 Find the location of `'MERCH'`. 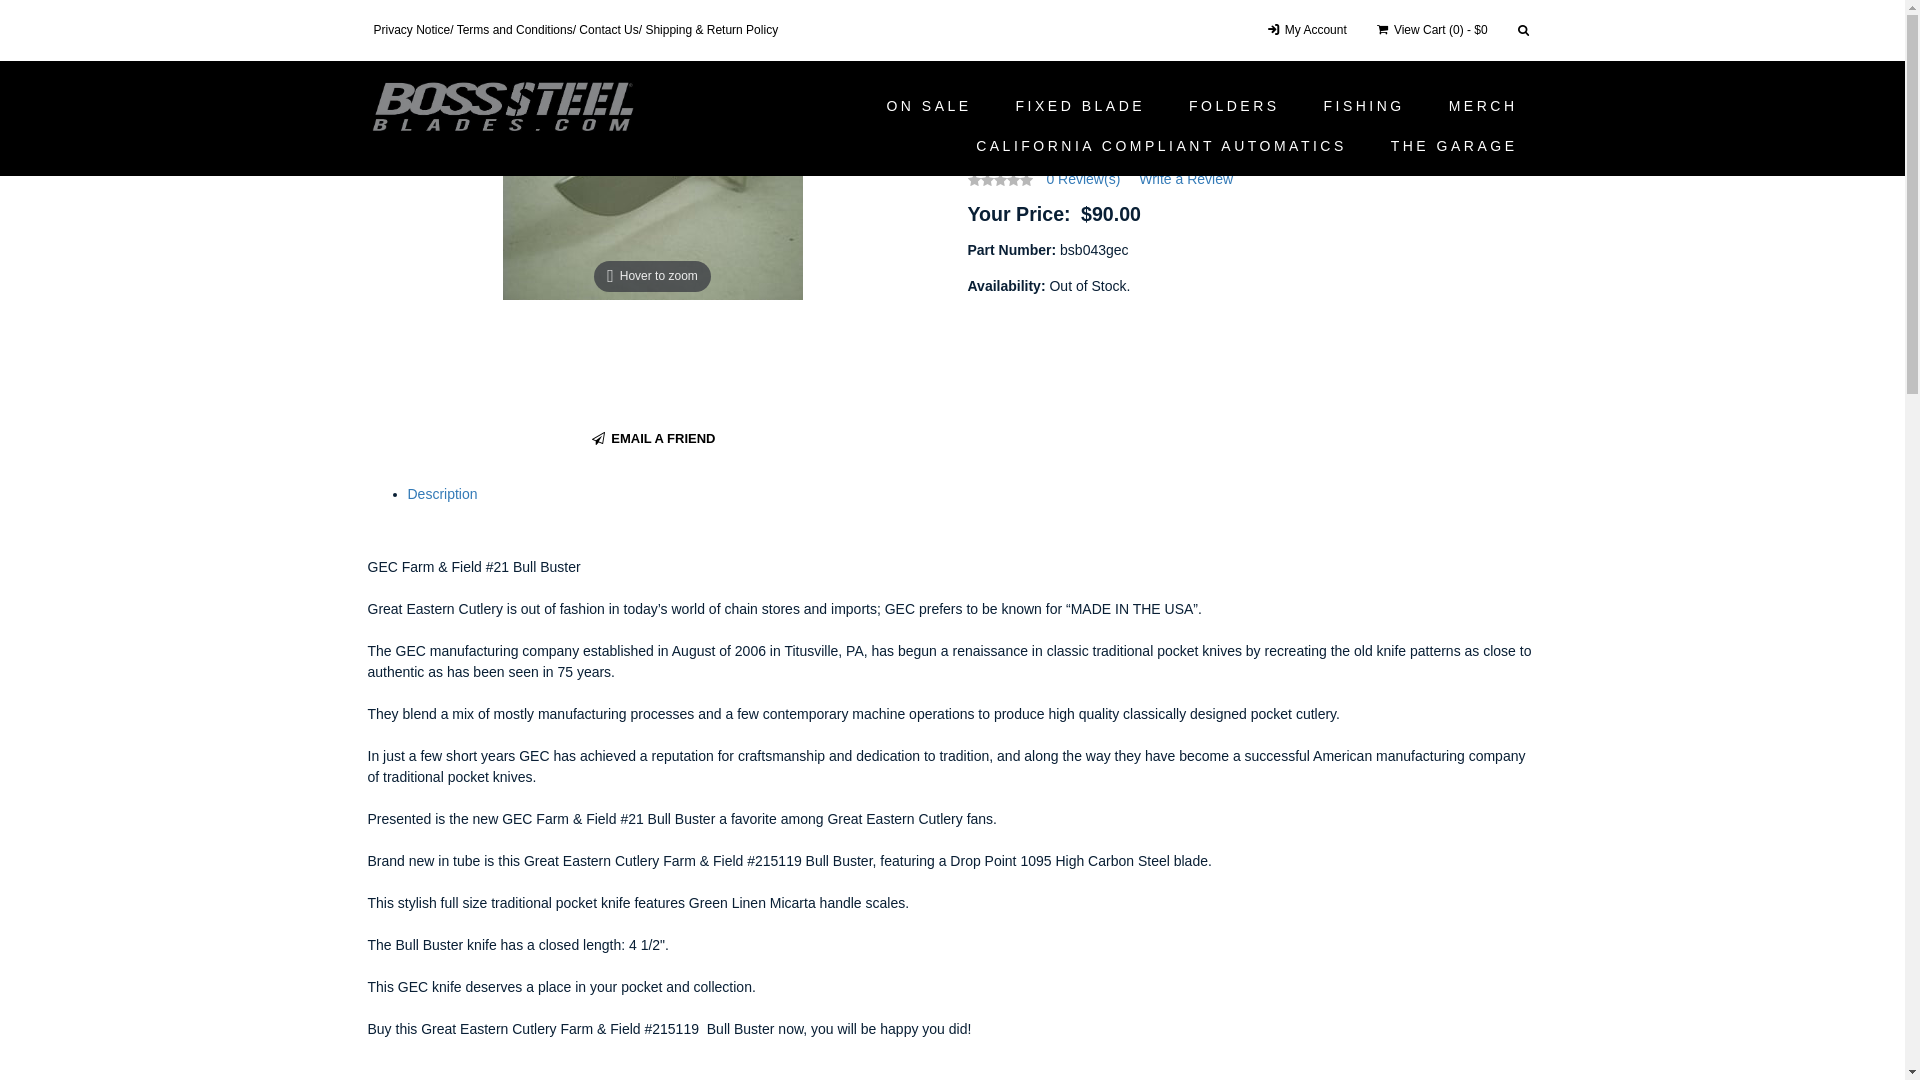

'MERCH' is located at coordinates (1483, 105).